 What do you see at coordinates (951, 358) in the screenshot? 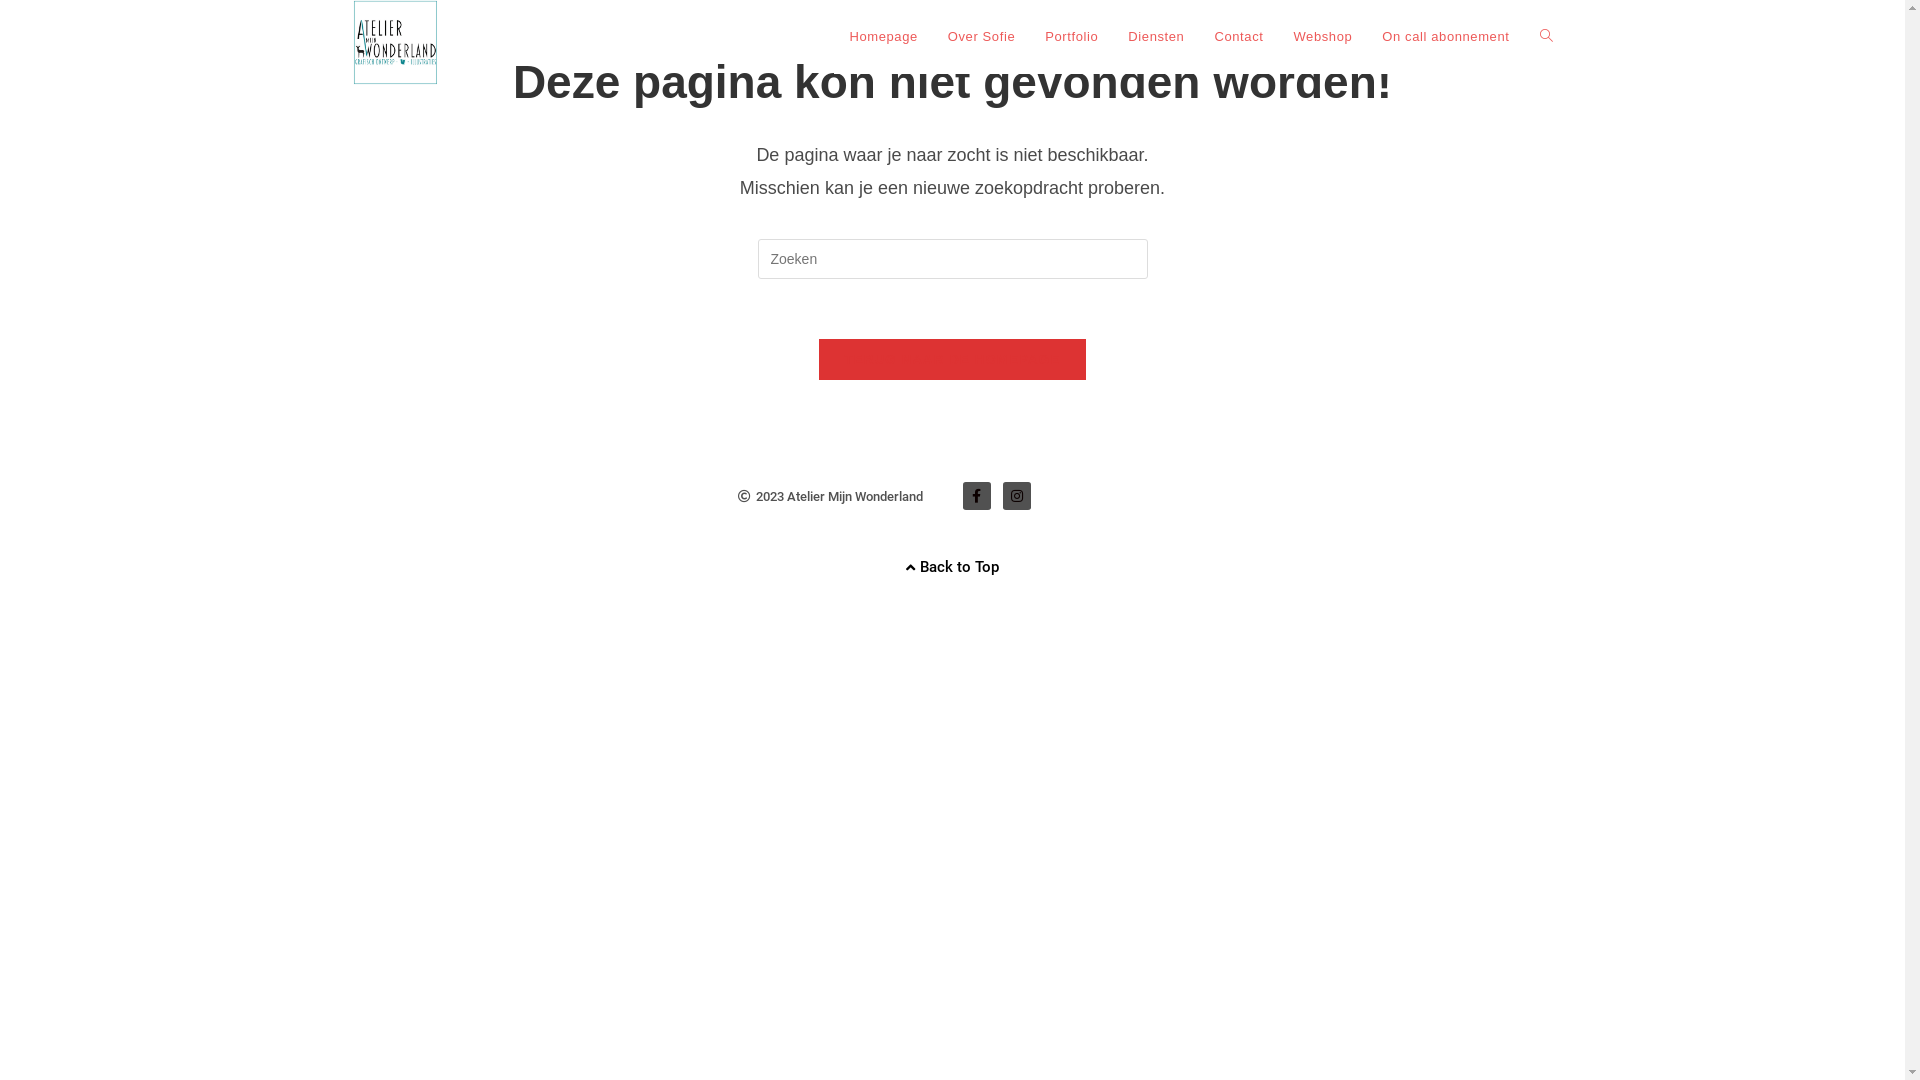
I see `'TERUG NAAR DE HOMEPAGE'` at bounding box center [951, 358].